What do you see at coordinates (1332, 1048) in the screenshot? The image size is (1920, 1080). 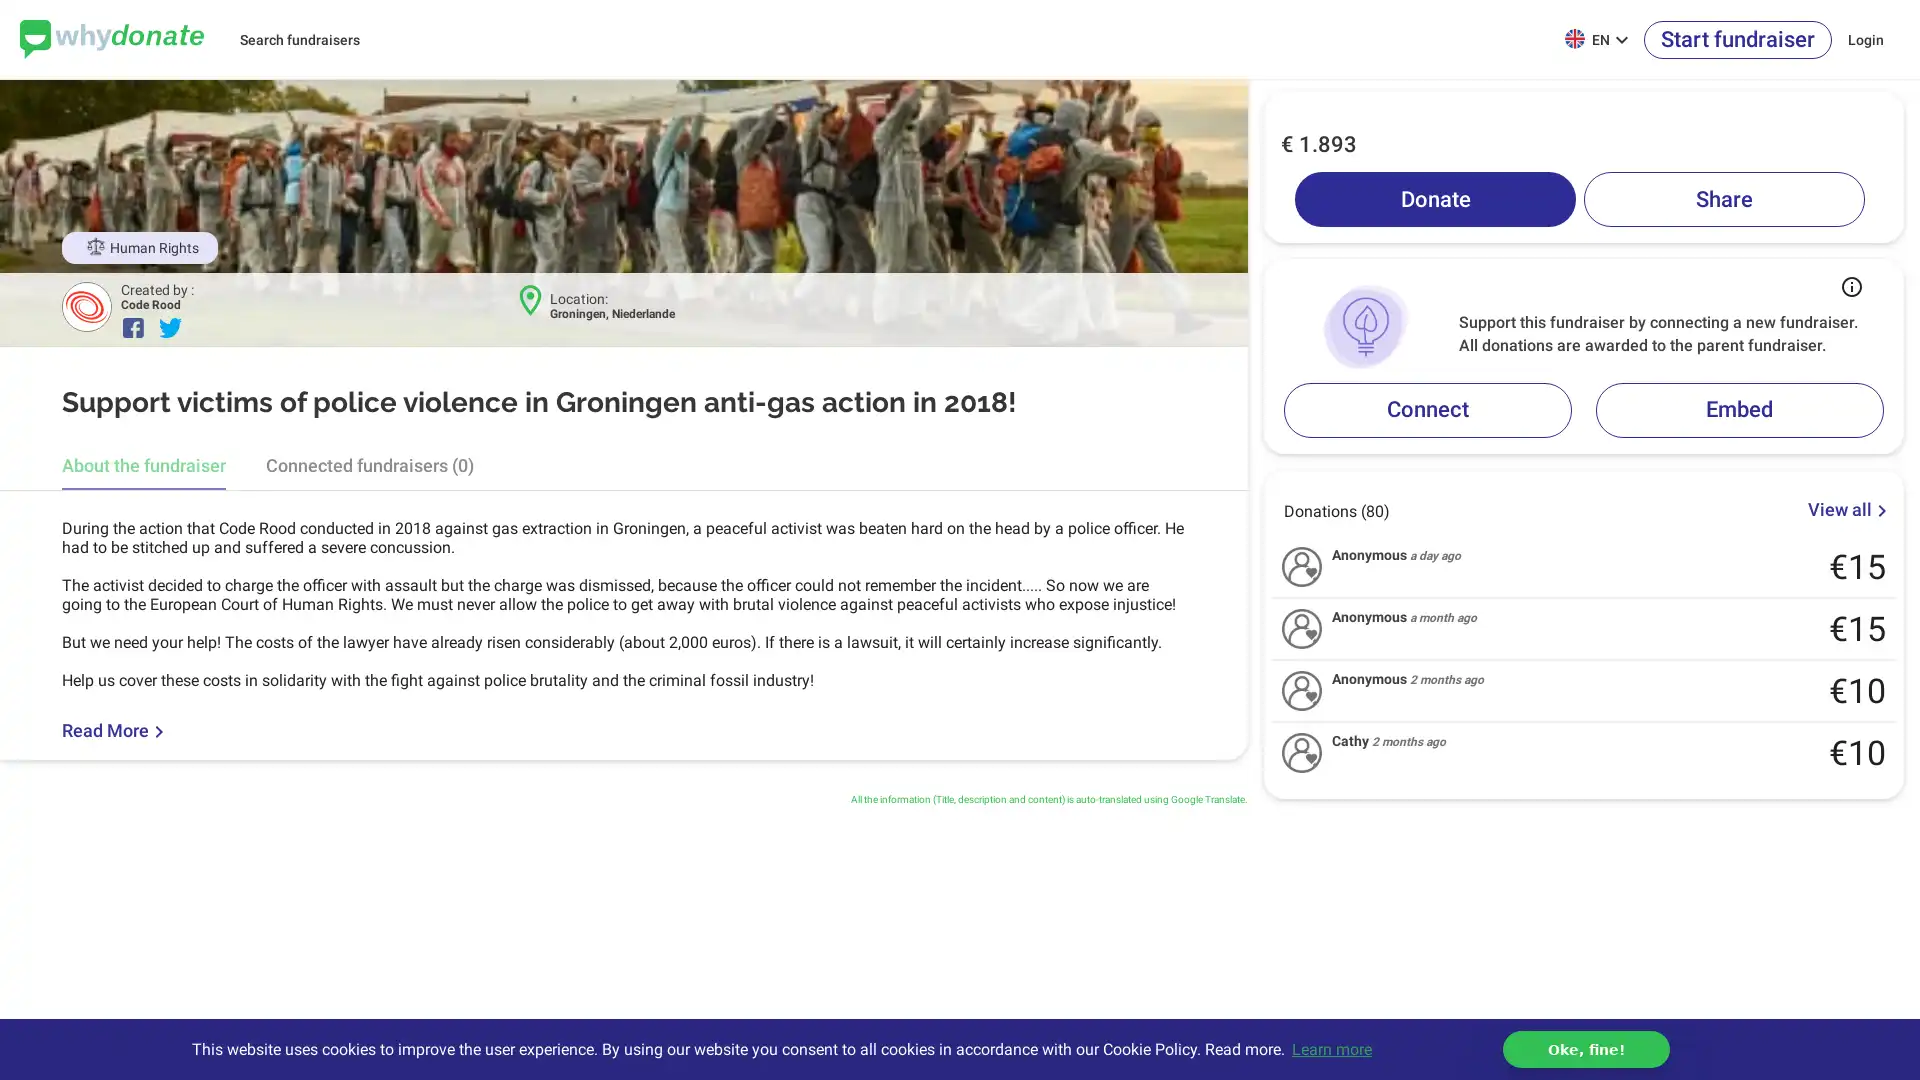 I see `learn more about cookies` at bounding box center [1332, 1048].